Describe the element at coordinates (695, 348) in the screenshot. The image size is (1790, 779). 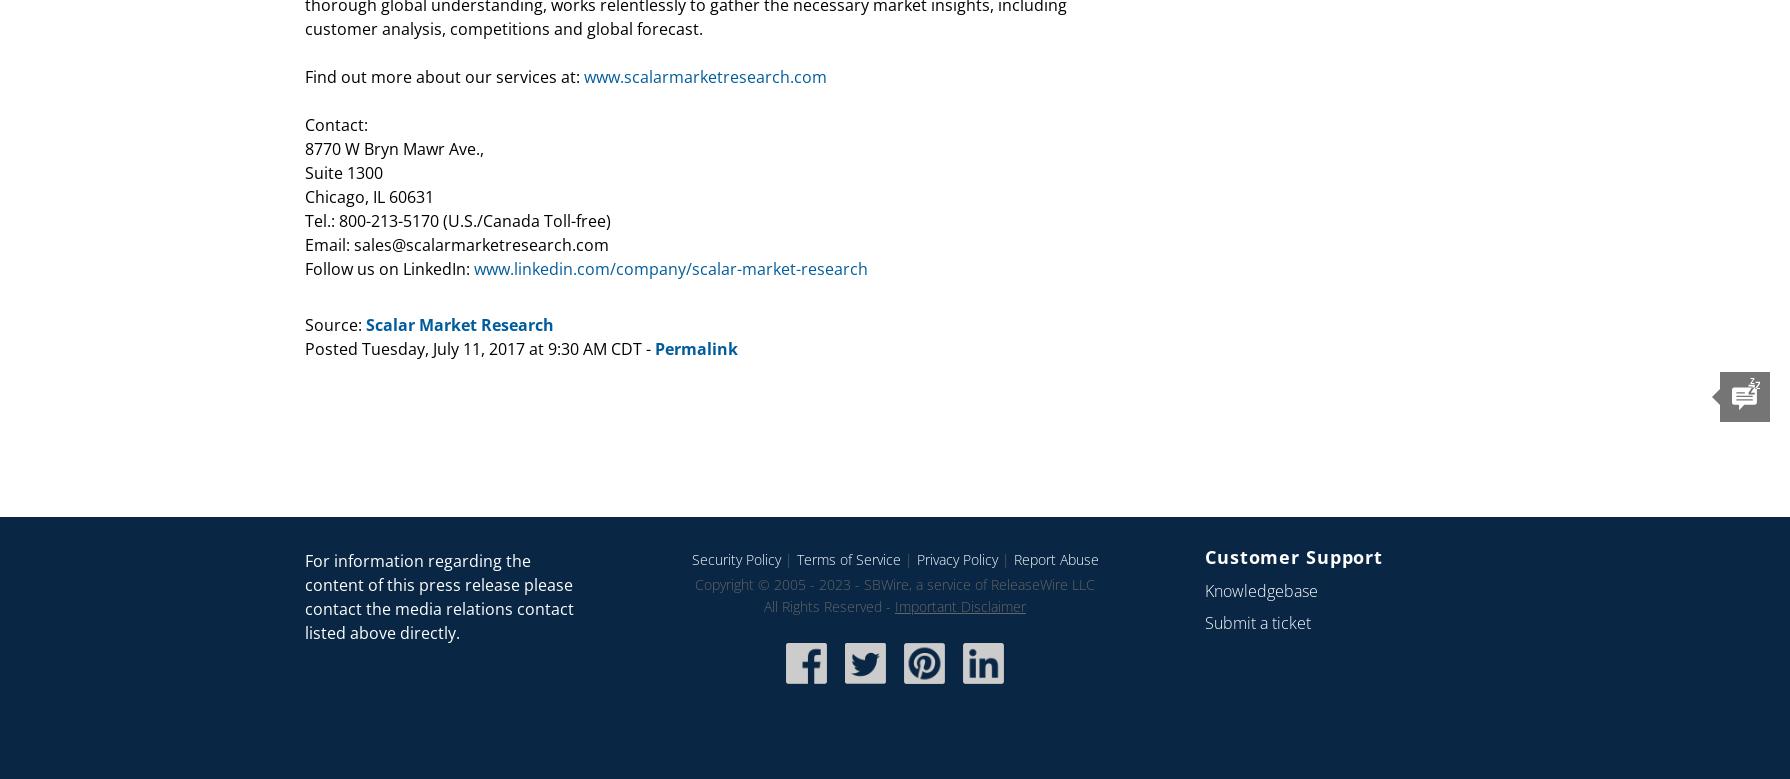
I see `'Permalink'` at that location.